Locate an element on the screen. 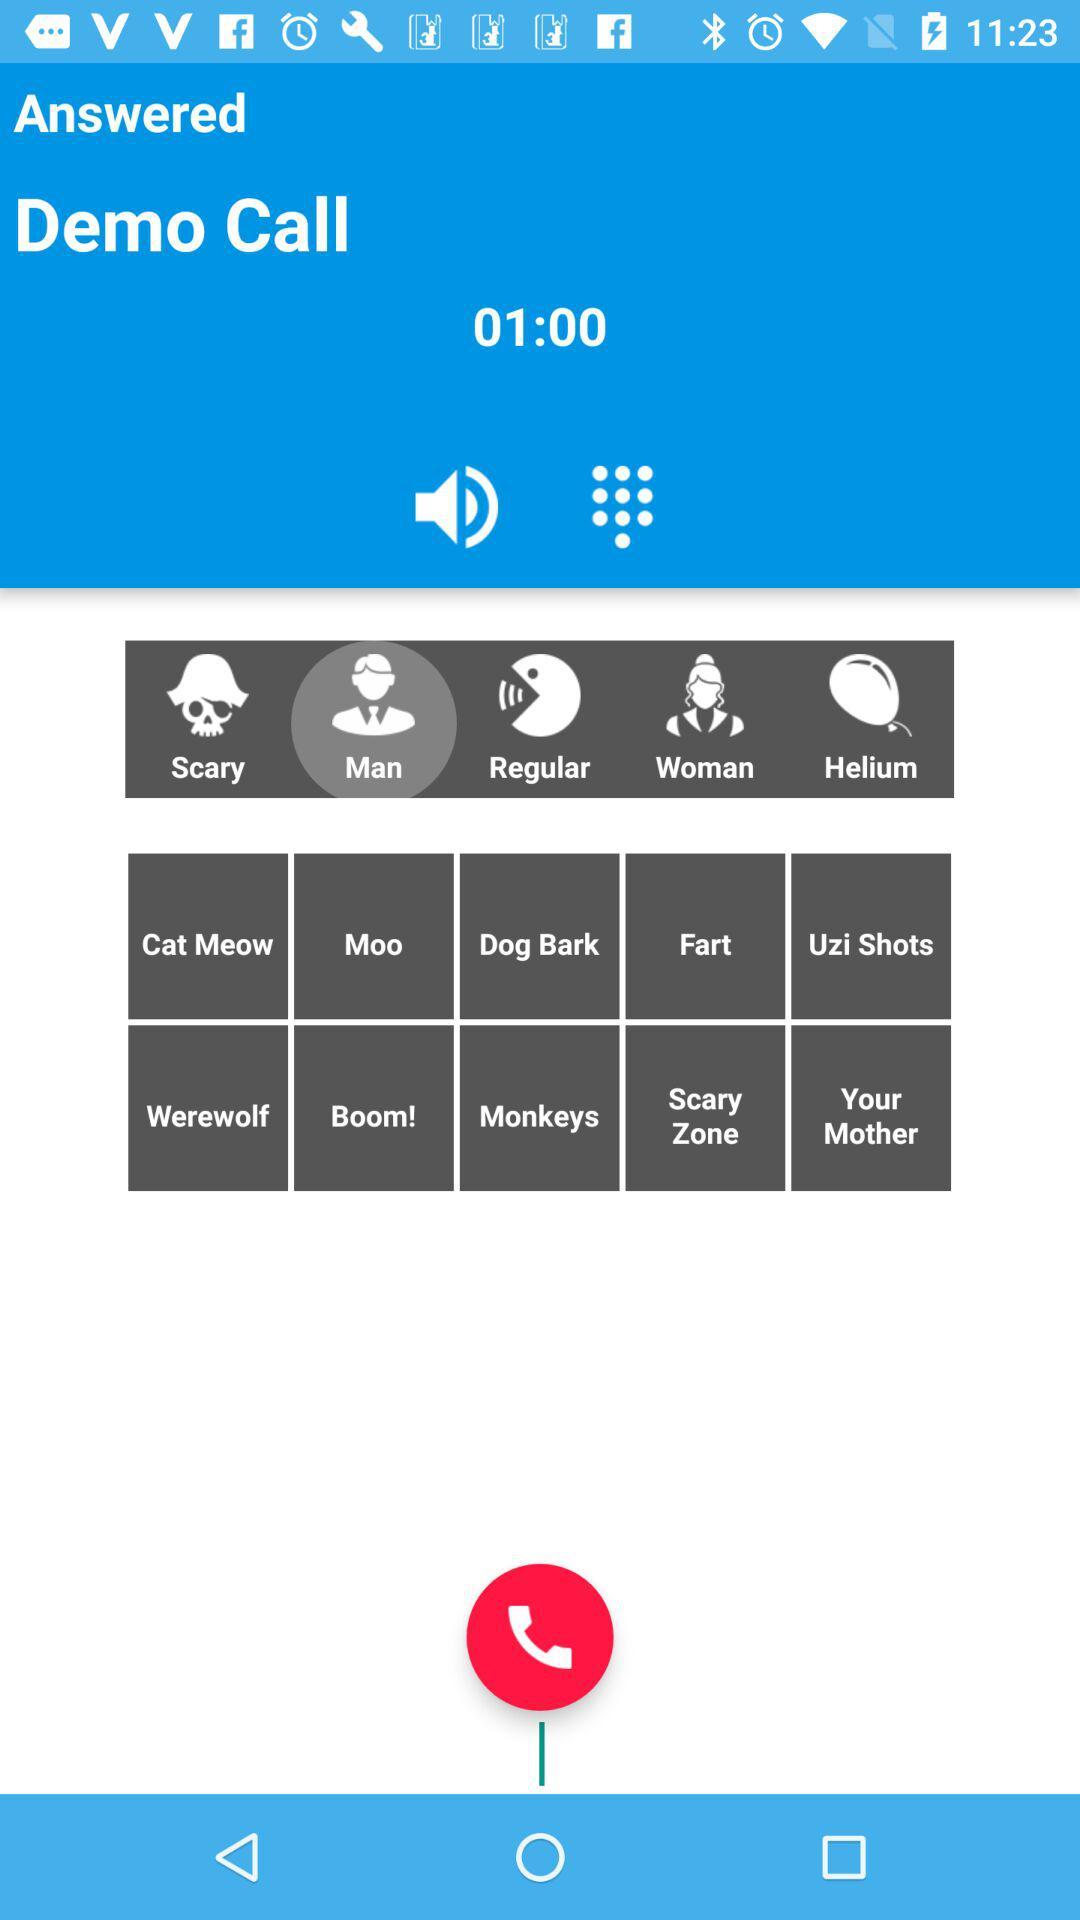  the call icon is located at coordinates (540, 1637).